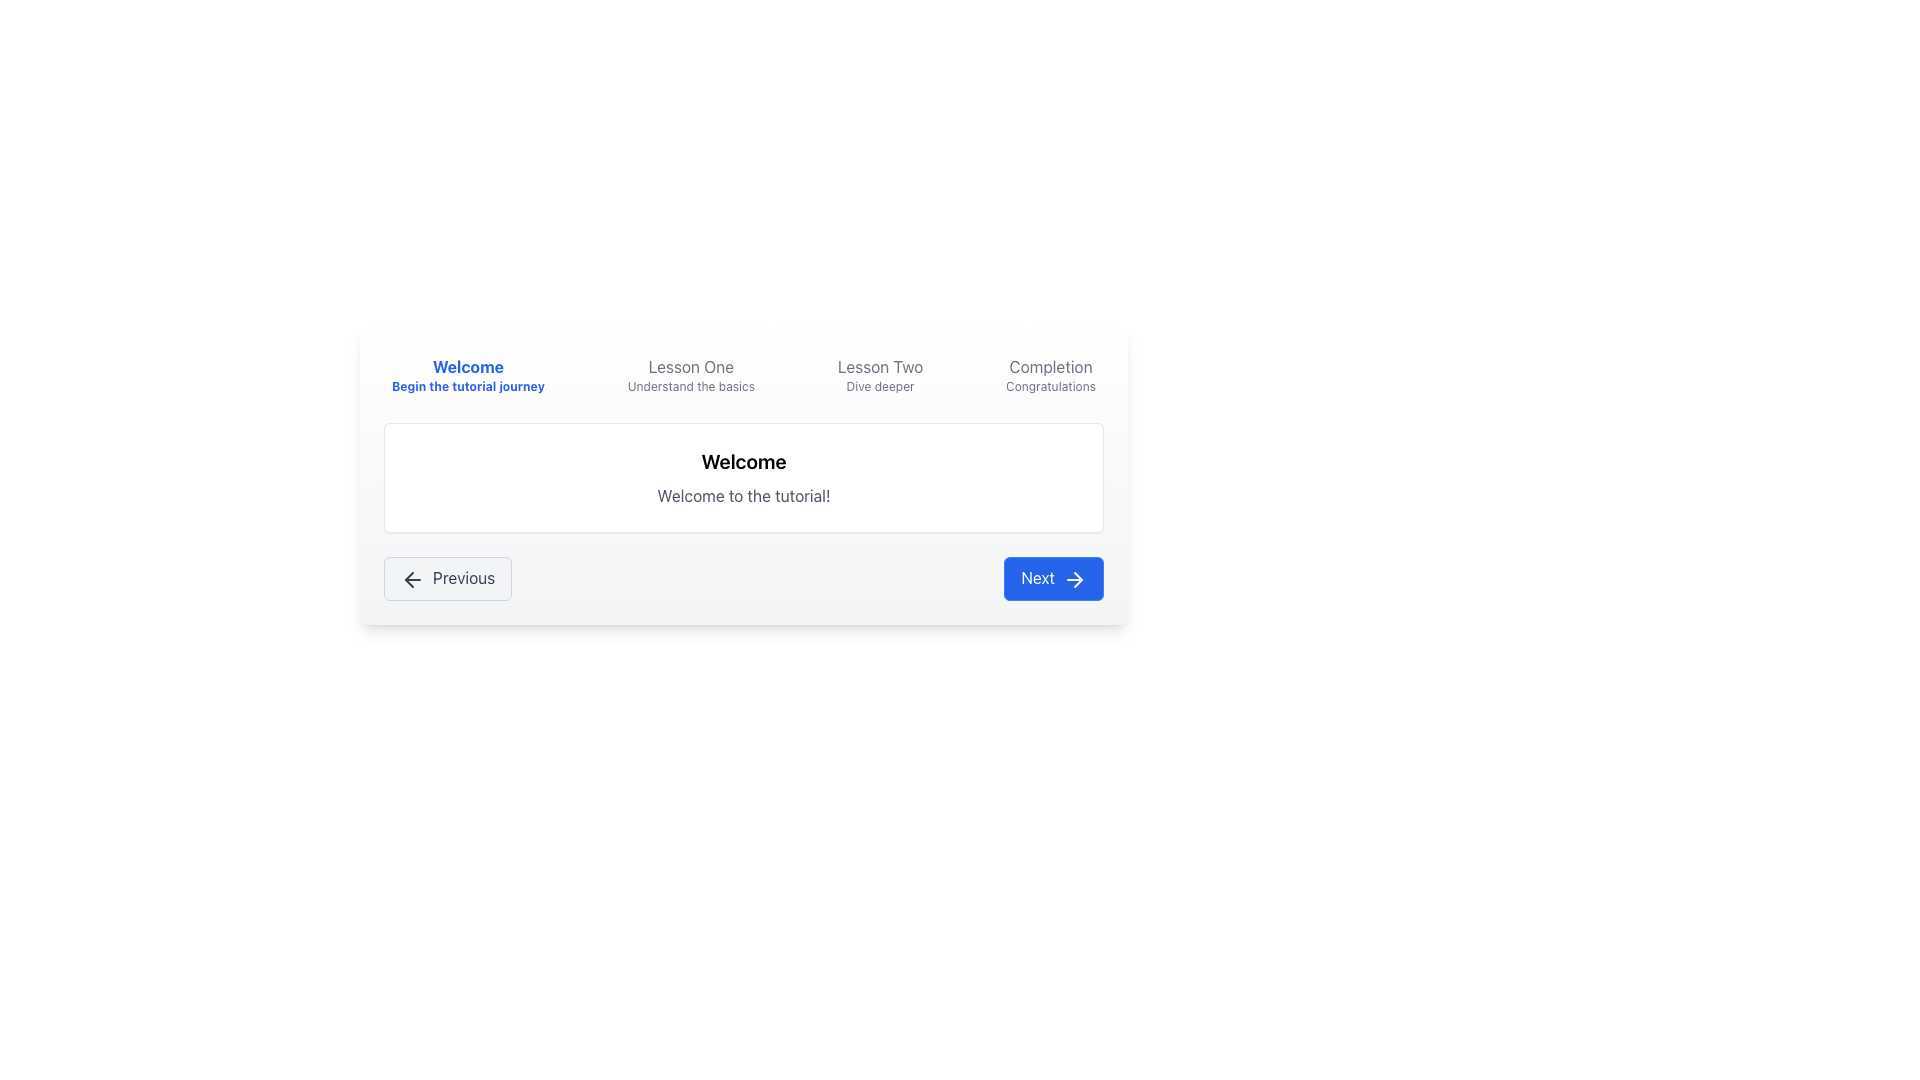 The image size is (1920, 1080). What do you see at coordinates (691, 386) in the screenshot?
I see `the text label reading 'Understand the basics.' which is located below the 'Lesson One' label, centrally aligned with it` at bounding box center [691, 386].